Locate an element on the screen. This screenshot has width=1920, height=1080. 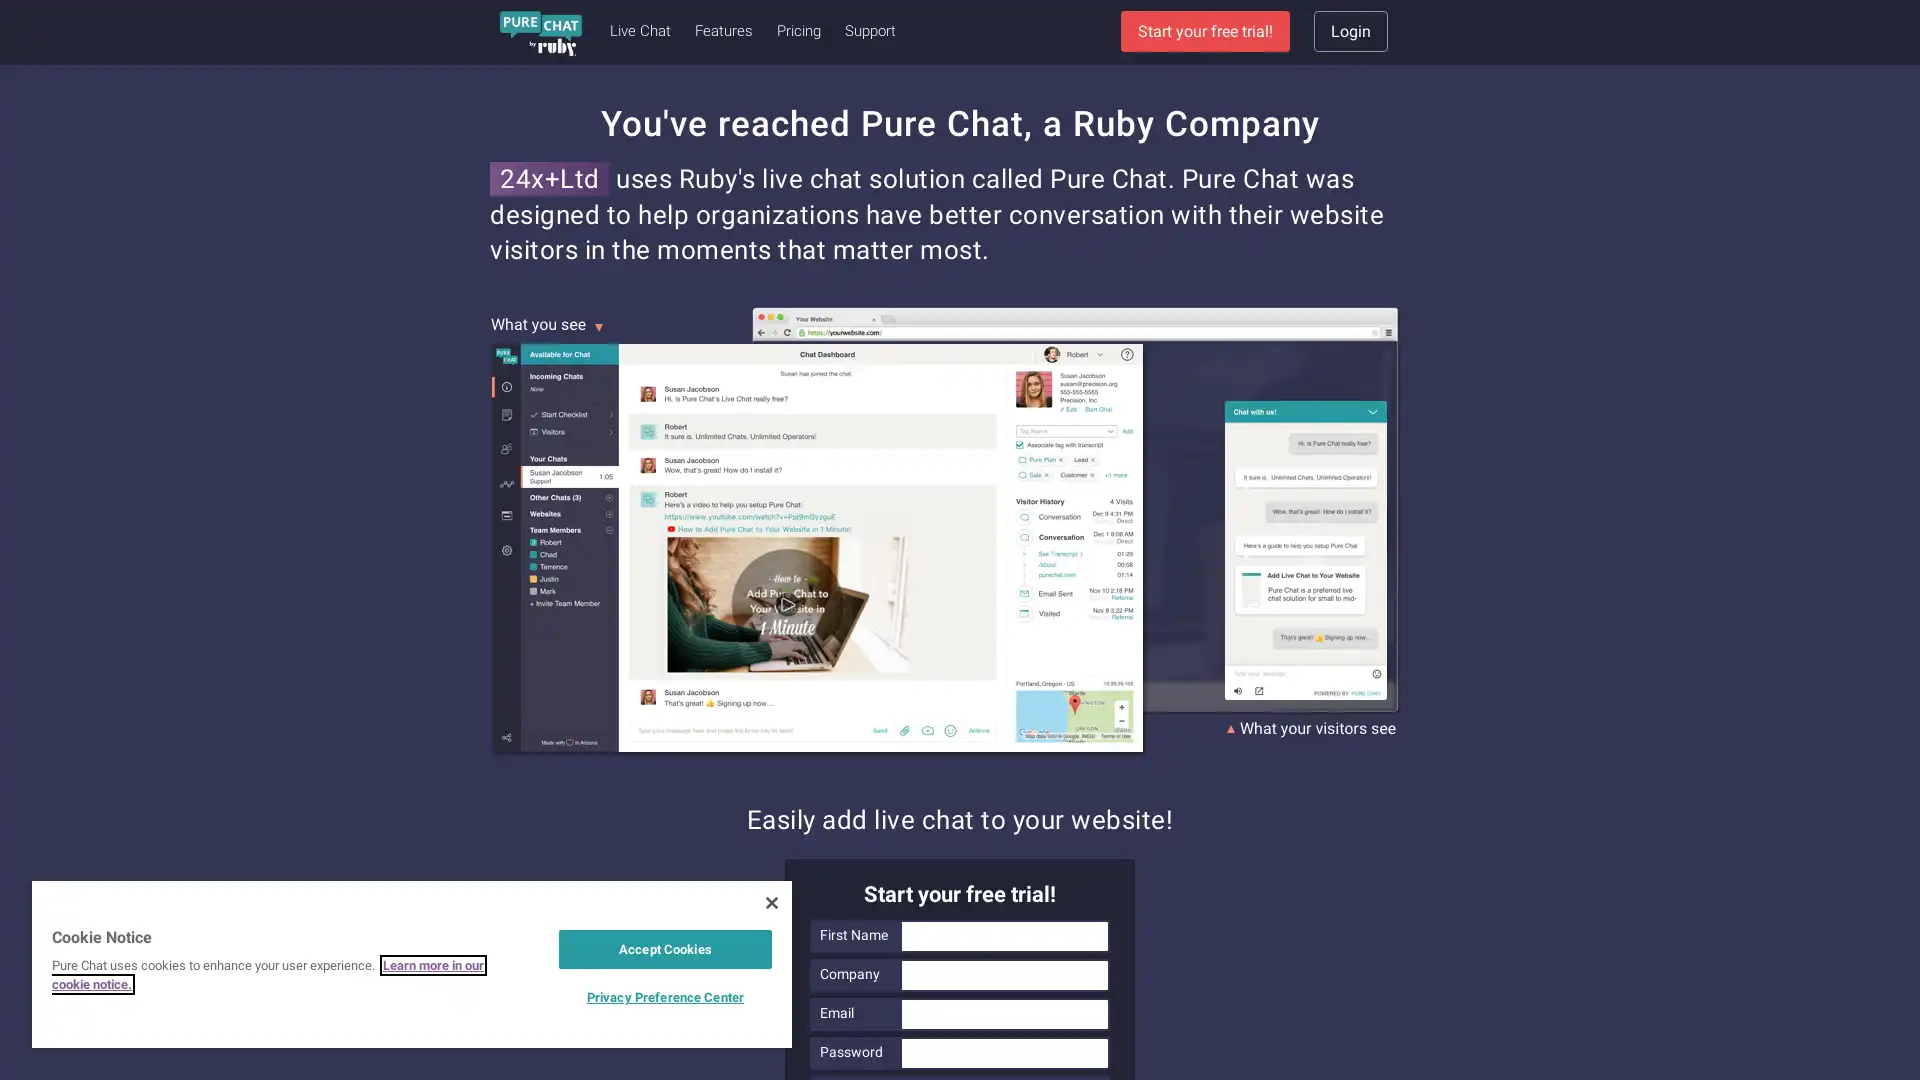
Close is located at coordinates (770, 902).